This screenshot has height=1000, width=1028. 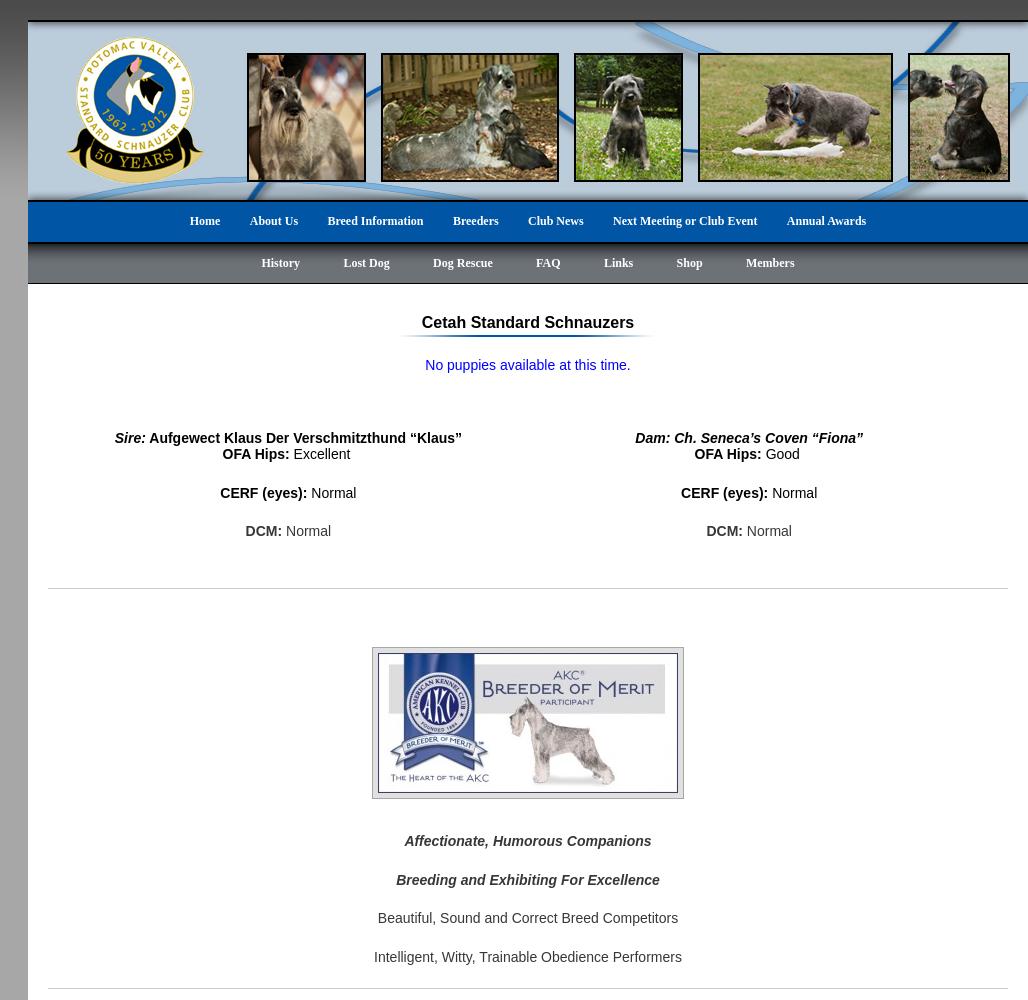 What do you see at coordinates (424, 364) in the screenshot?
I see `'No puppies available at this time.'` at bounding box center [424, 364].